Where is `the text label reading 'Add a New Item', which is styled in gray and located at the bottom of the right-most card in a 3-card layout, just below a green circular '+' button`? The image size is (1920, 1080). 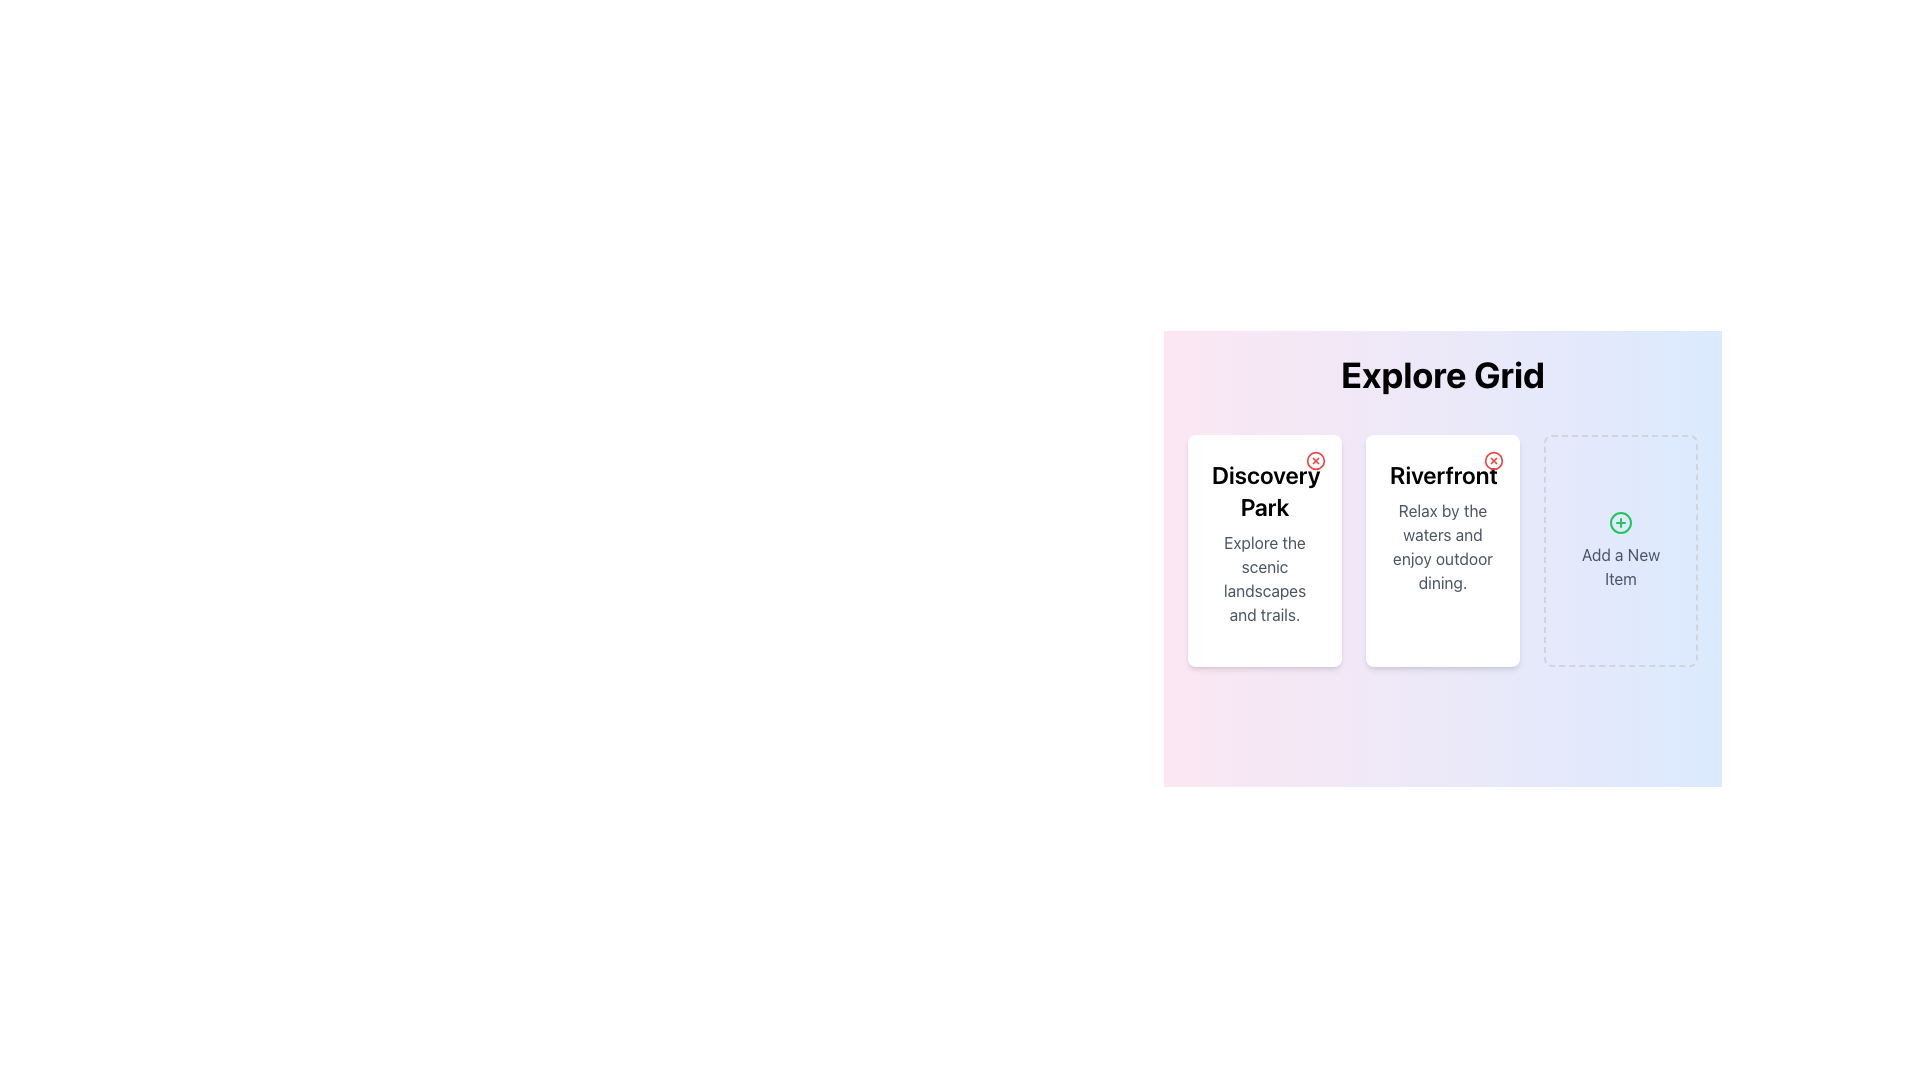 the text label reading 'Add a New Item', which is styled in gray and located at the bottom of the right-most card in a 3-card layout, just below a green circular '+' button is located at coordinates (1621, 567).